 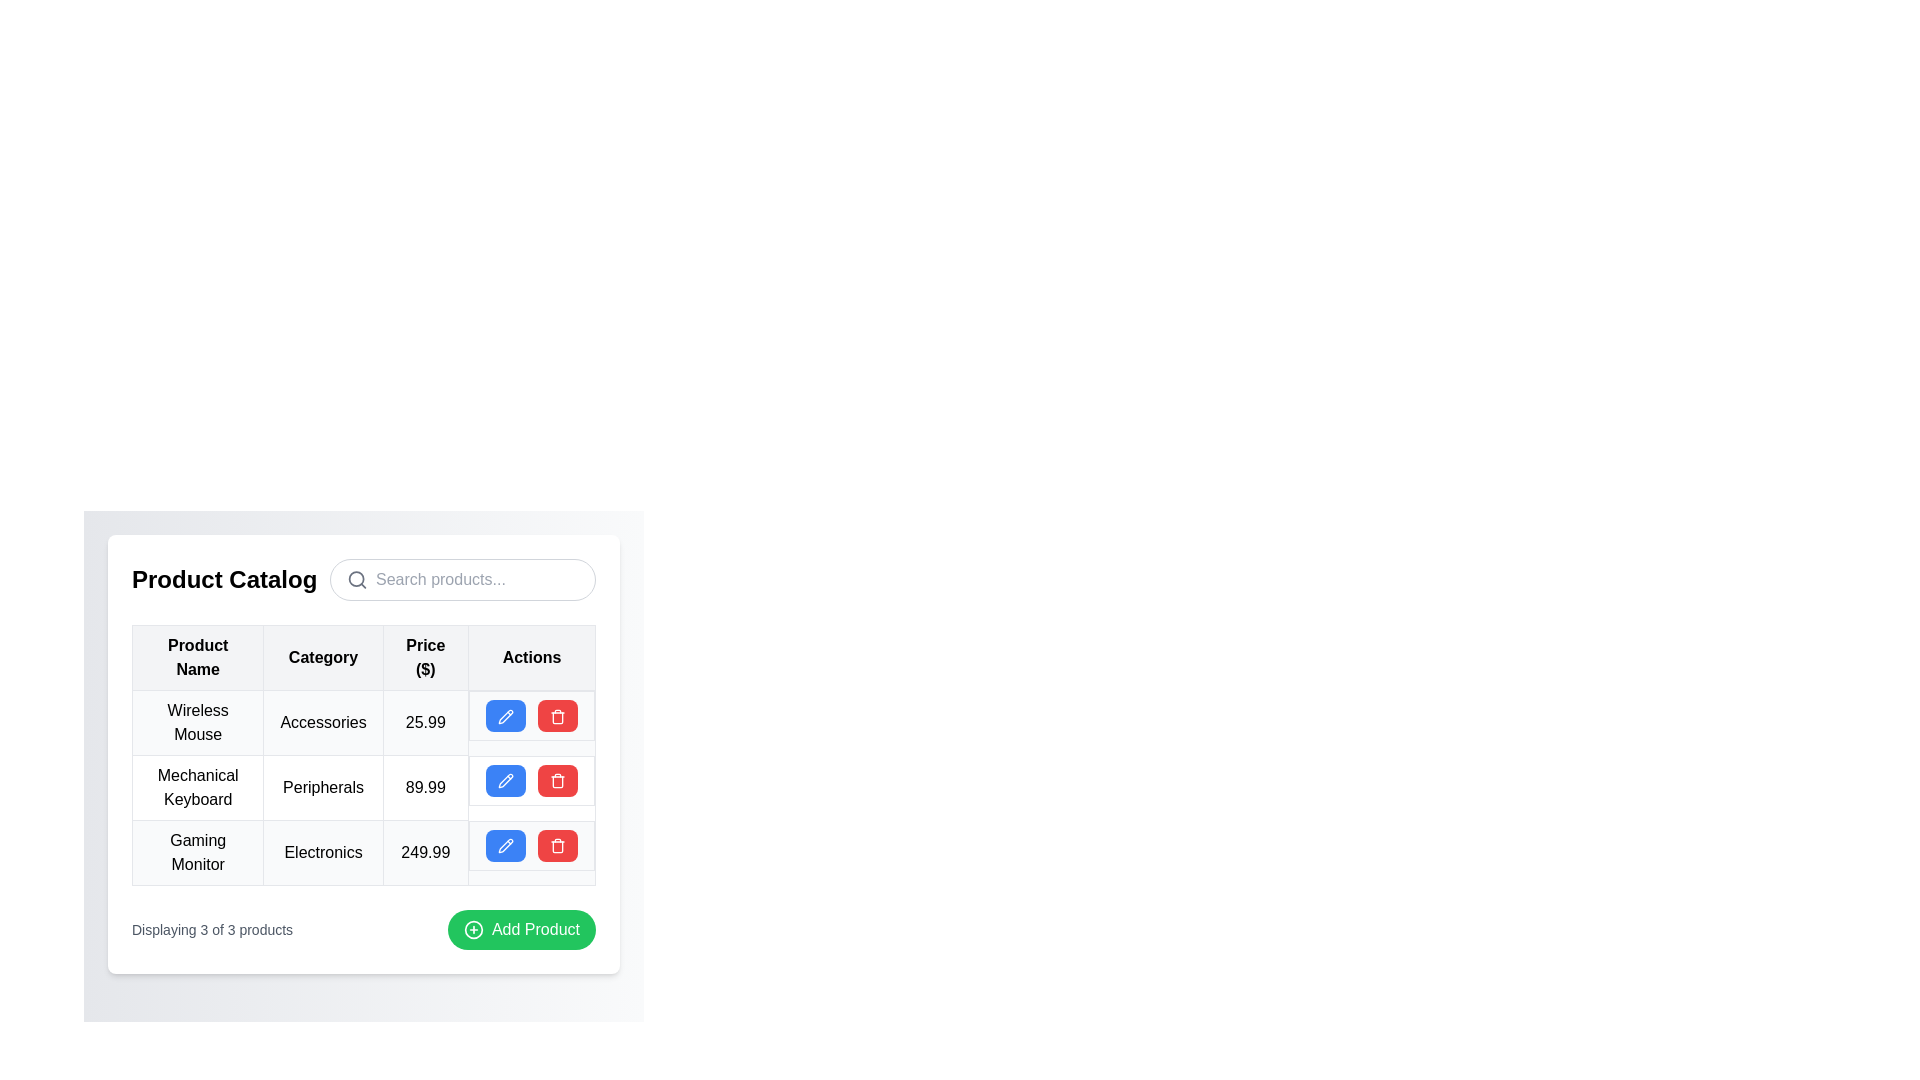 What do you see at coordinates (505, 779) in the screenshot?
I see `the blue button with a pencil icon in the 'Actions' column for the item 'Mechanical Keyboard'` at bounding box center [505, 779].